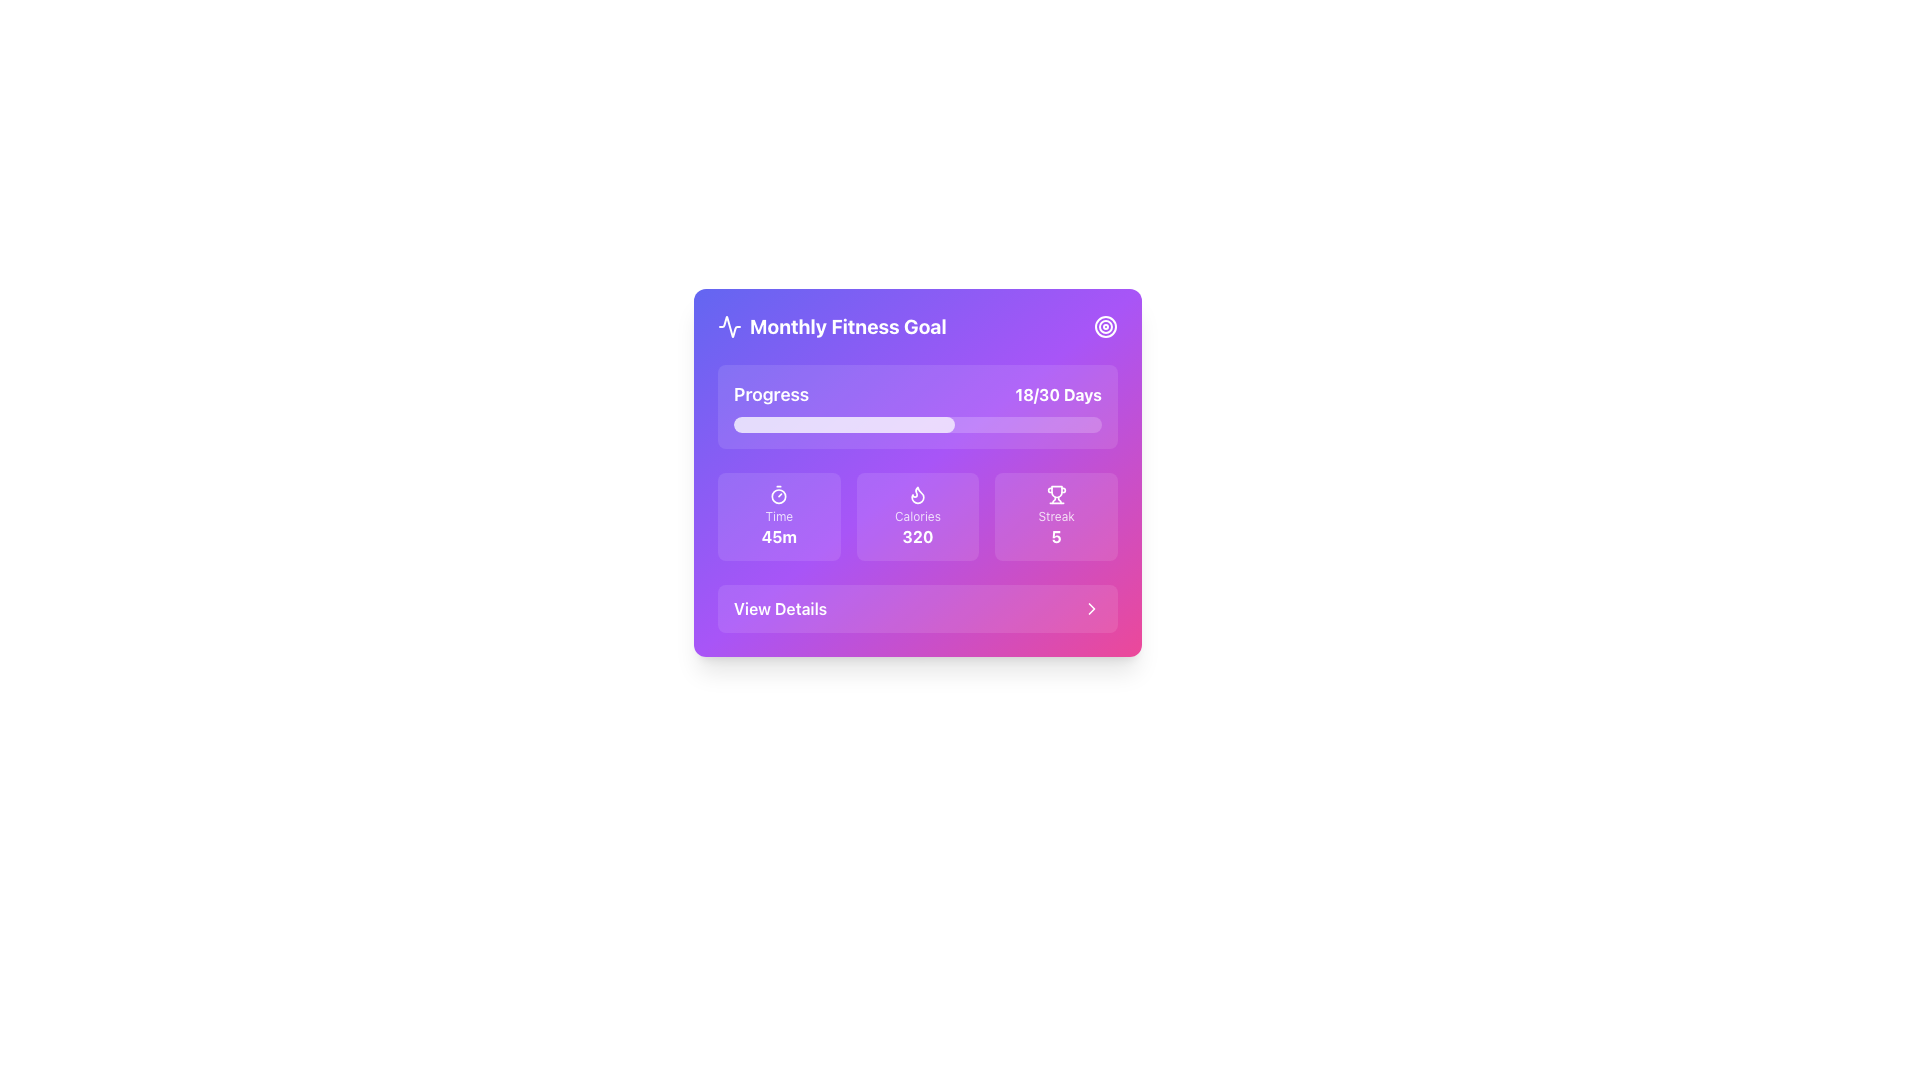  I want to click on the circular graphical timer element located at the center of the timer icon in the top-right corner of the 'Monthly Fitness Goal' card, so click(778, 495).